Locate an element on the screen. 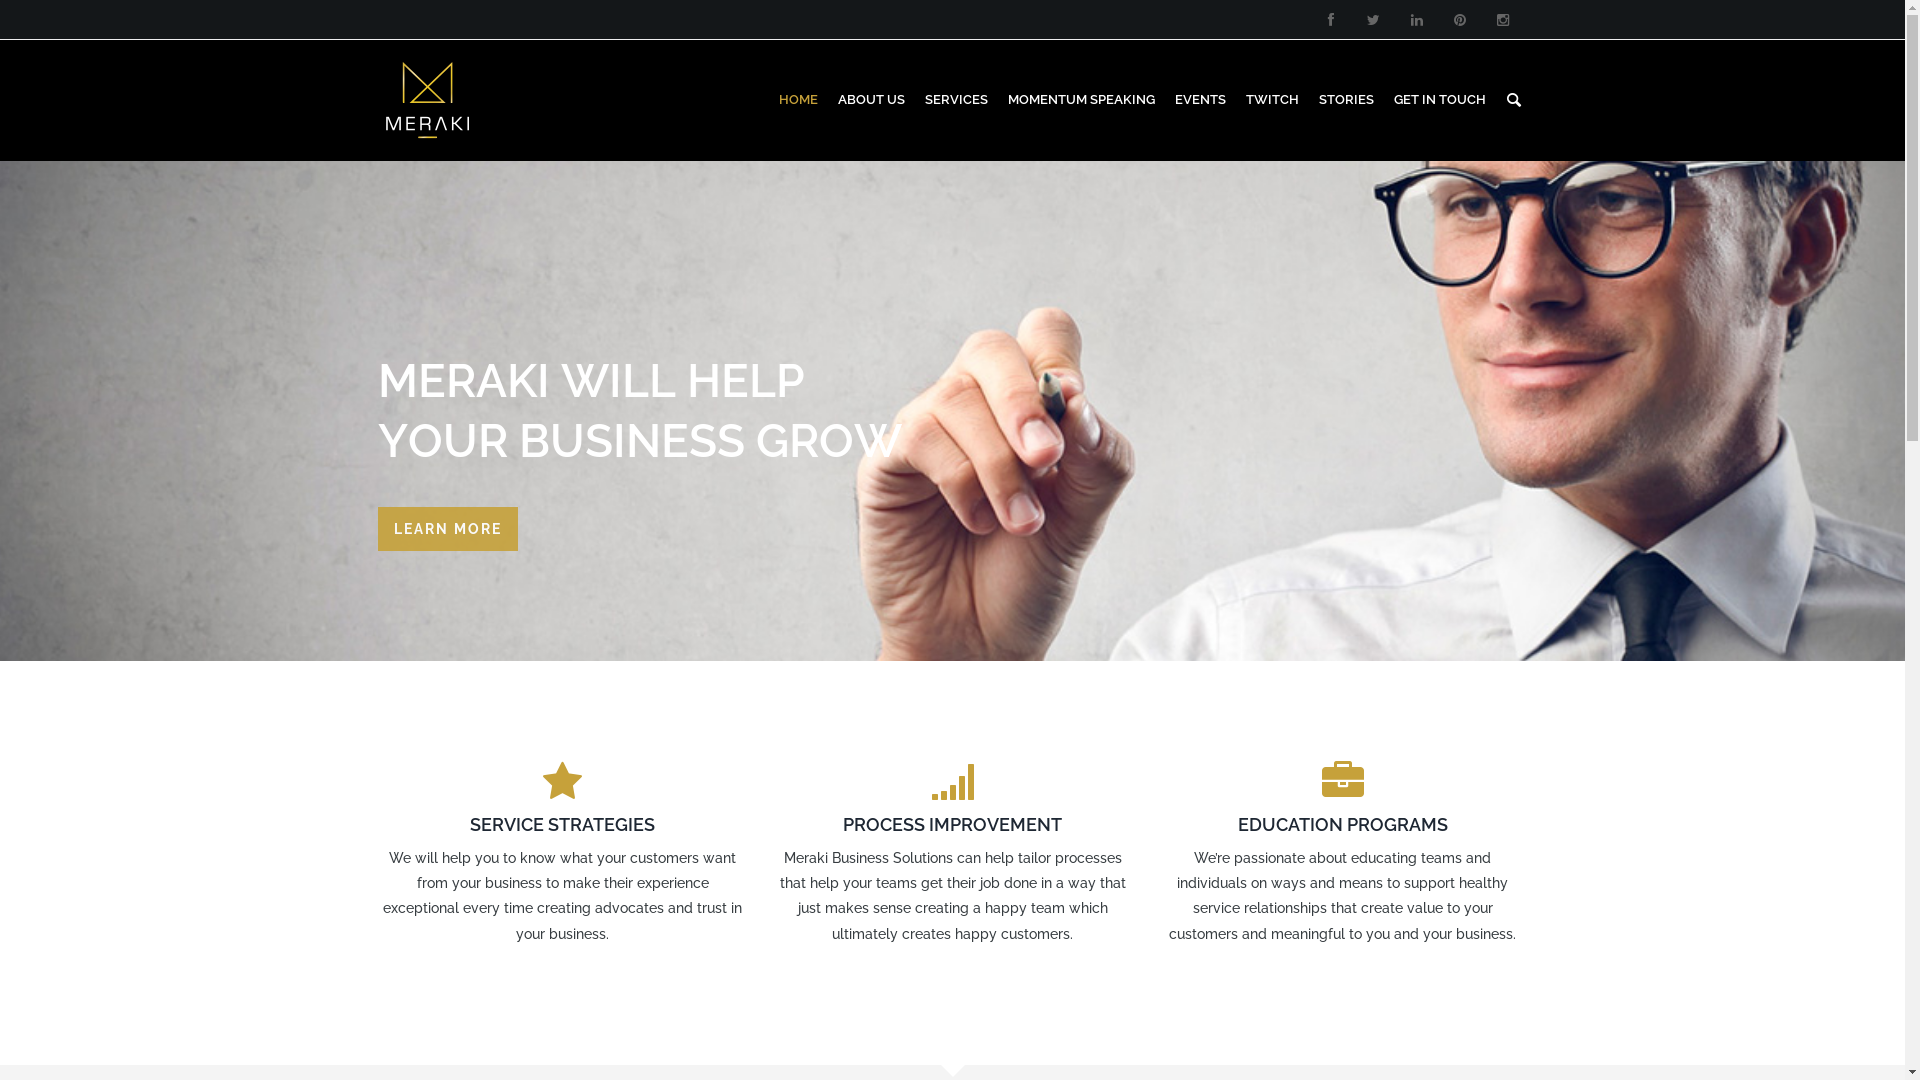 The width and height of the screenshot is (1920, 1080). 'STORIES' is located at coordinates (1345, 100).